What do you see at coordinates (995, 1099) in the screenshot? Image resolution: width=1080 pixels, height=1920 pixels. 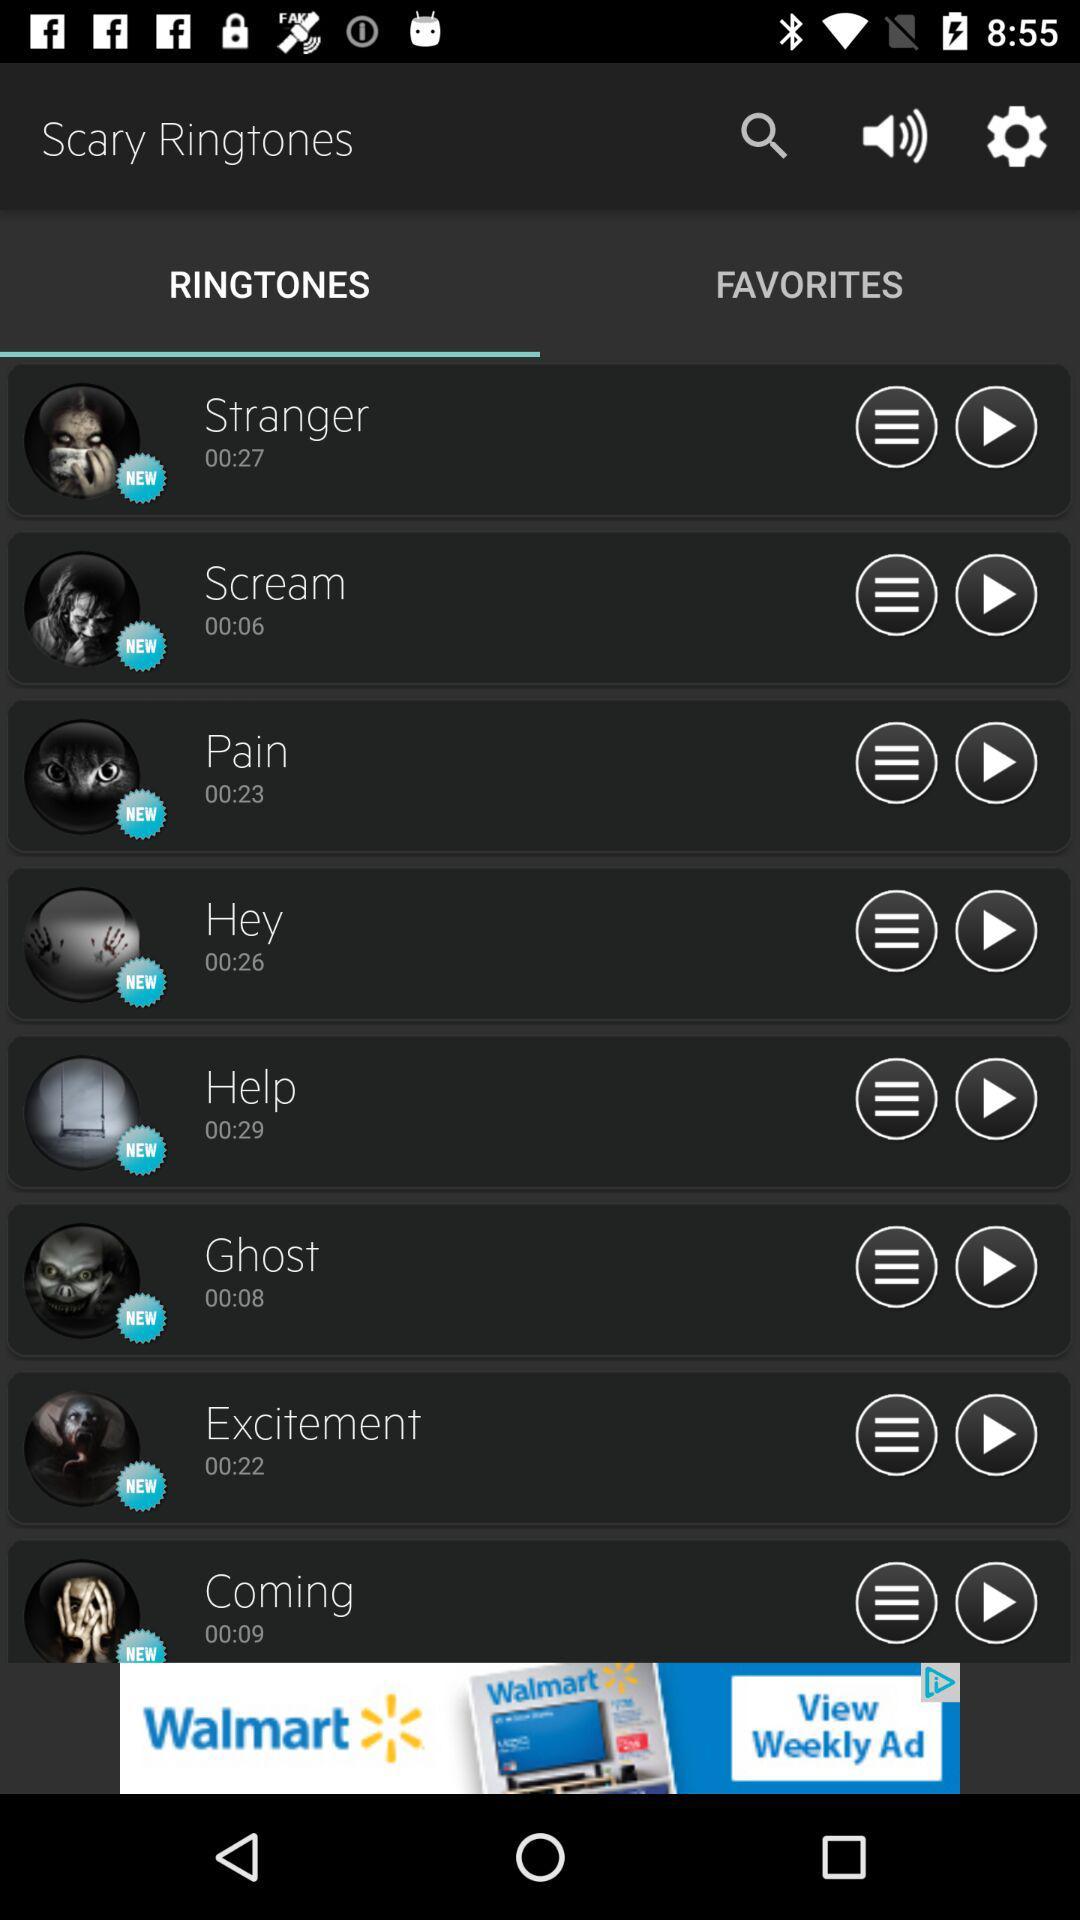 I see `ringtone` at bounding box center [995, 1099].